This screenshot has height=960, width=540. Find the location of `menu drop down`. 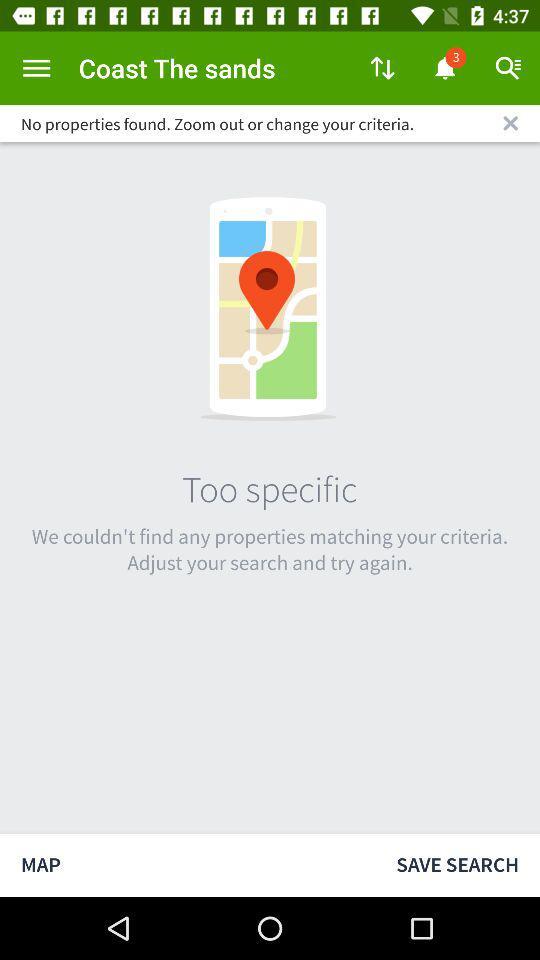

menu drop down is located at coordinates (36, 68).